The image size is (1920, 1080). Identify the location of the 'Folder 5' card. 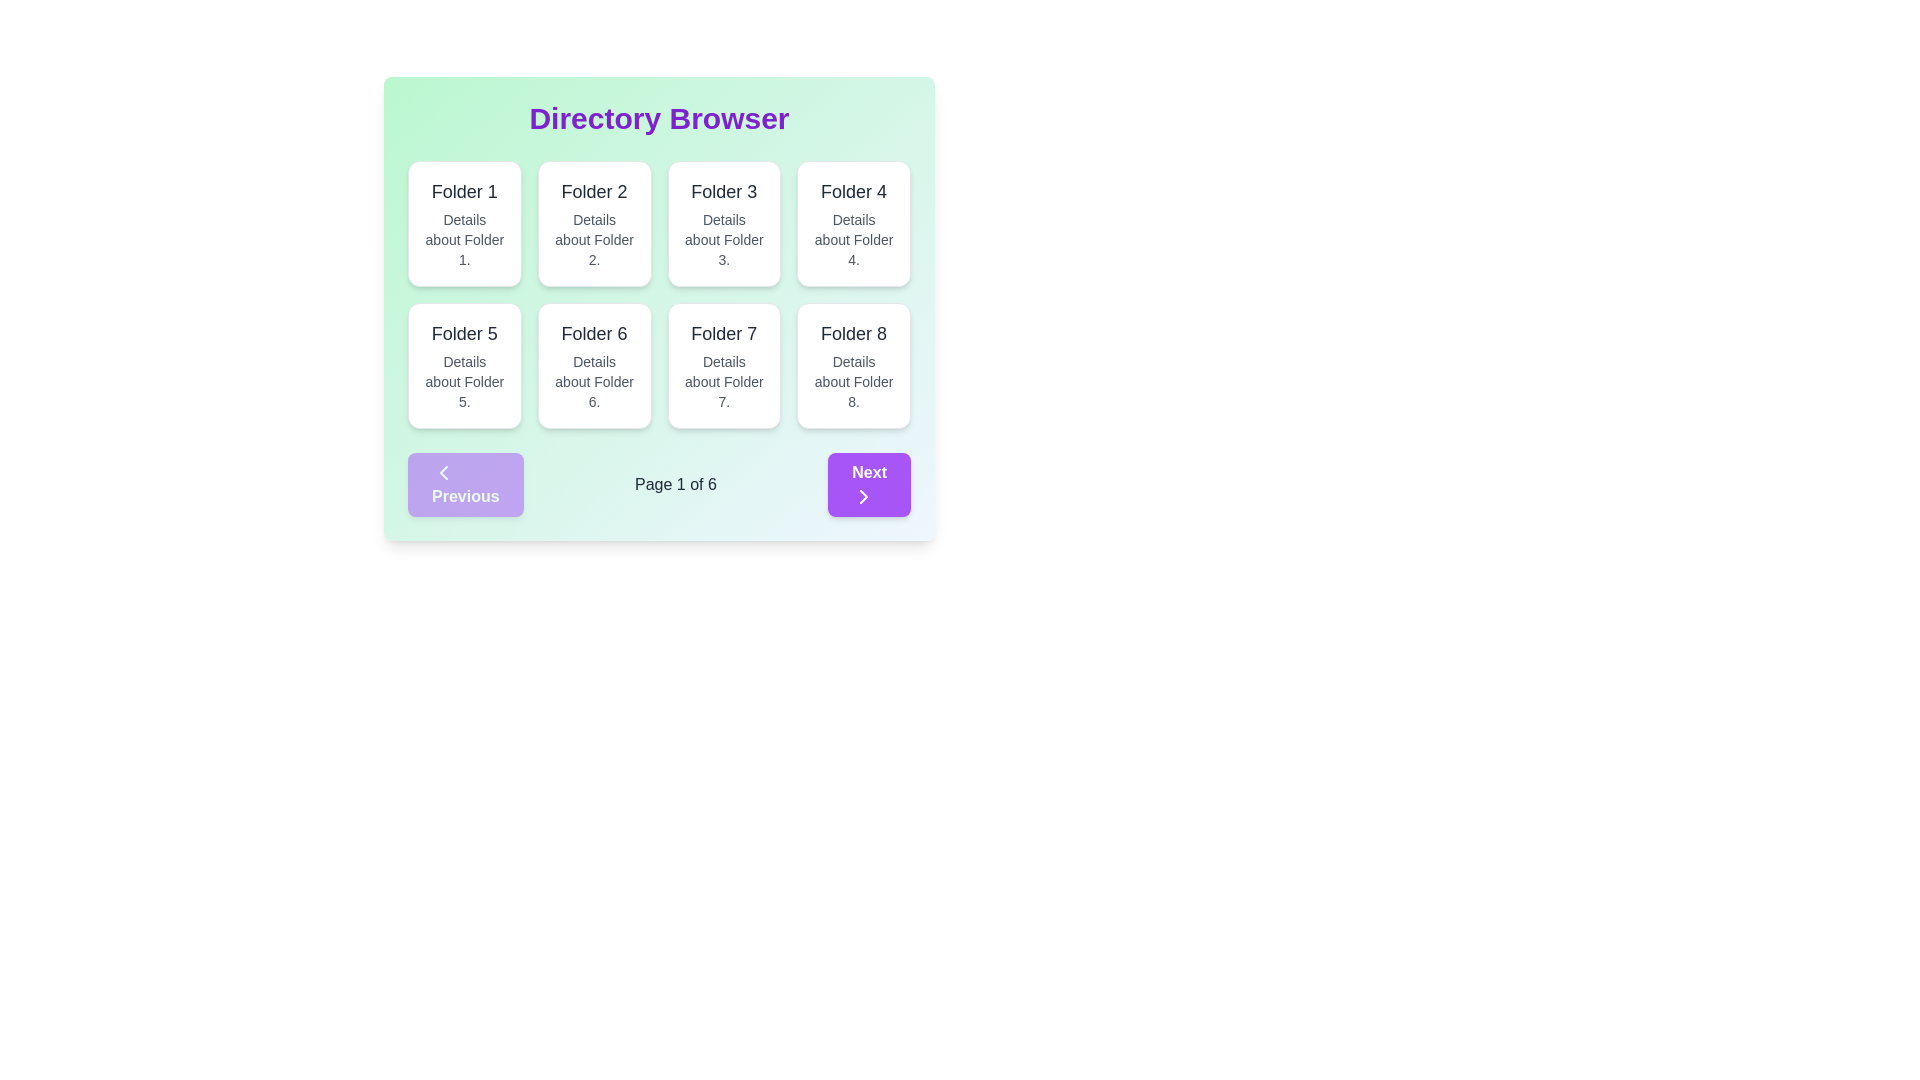
(463, 366).